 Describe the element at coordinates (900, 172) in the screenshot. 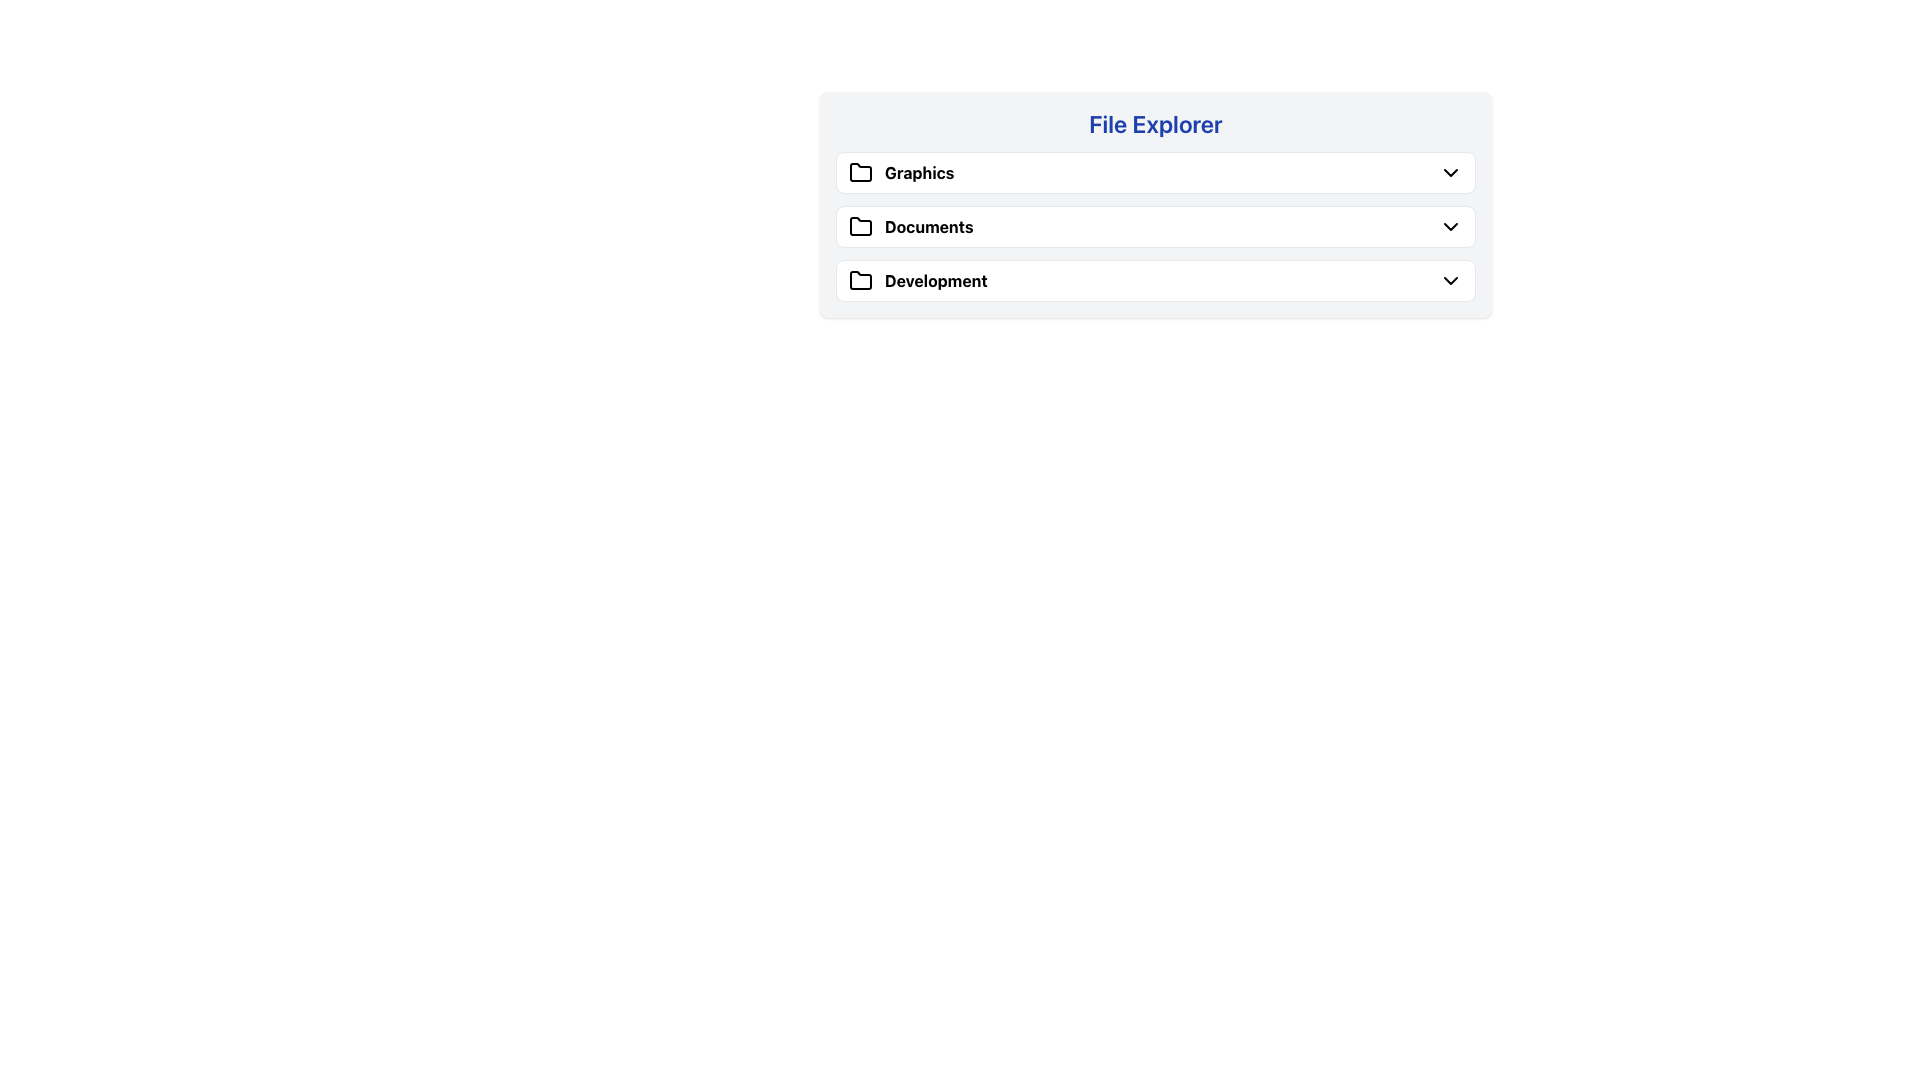

I see `the 'Graphics' folder label at the top of the vertical list in the File Explorer interface` at that location.